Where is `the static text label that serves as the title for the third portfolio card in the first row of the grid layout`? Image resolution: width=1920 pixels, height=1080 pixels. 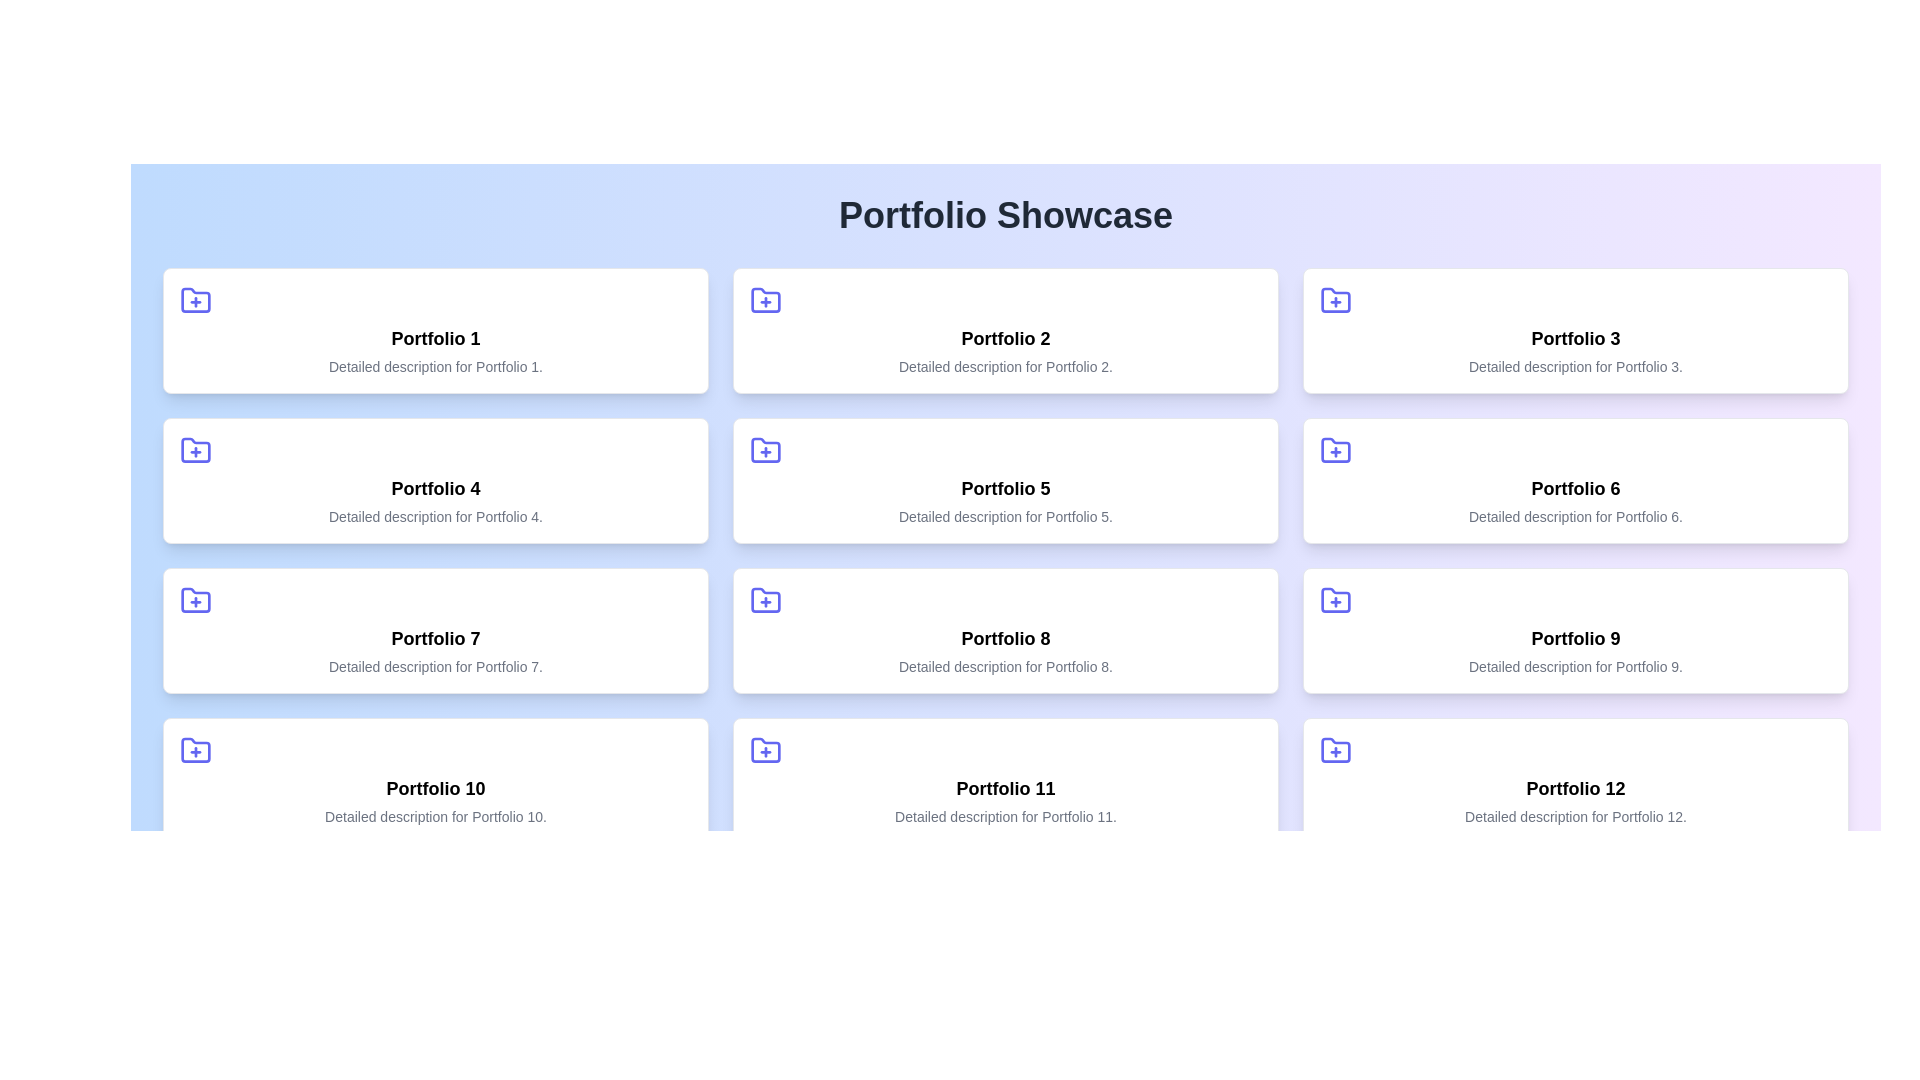
the static text label that serves as the title for the third portfolio card in the first row of the grid layout is located at coordinates (1574, 338).